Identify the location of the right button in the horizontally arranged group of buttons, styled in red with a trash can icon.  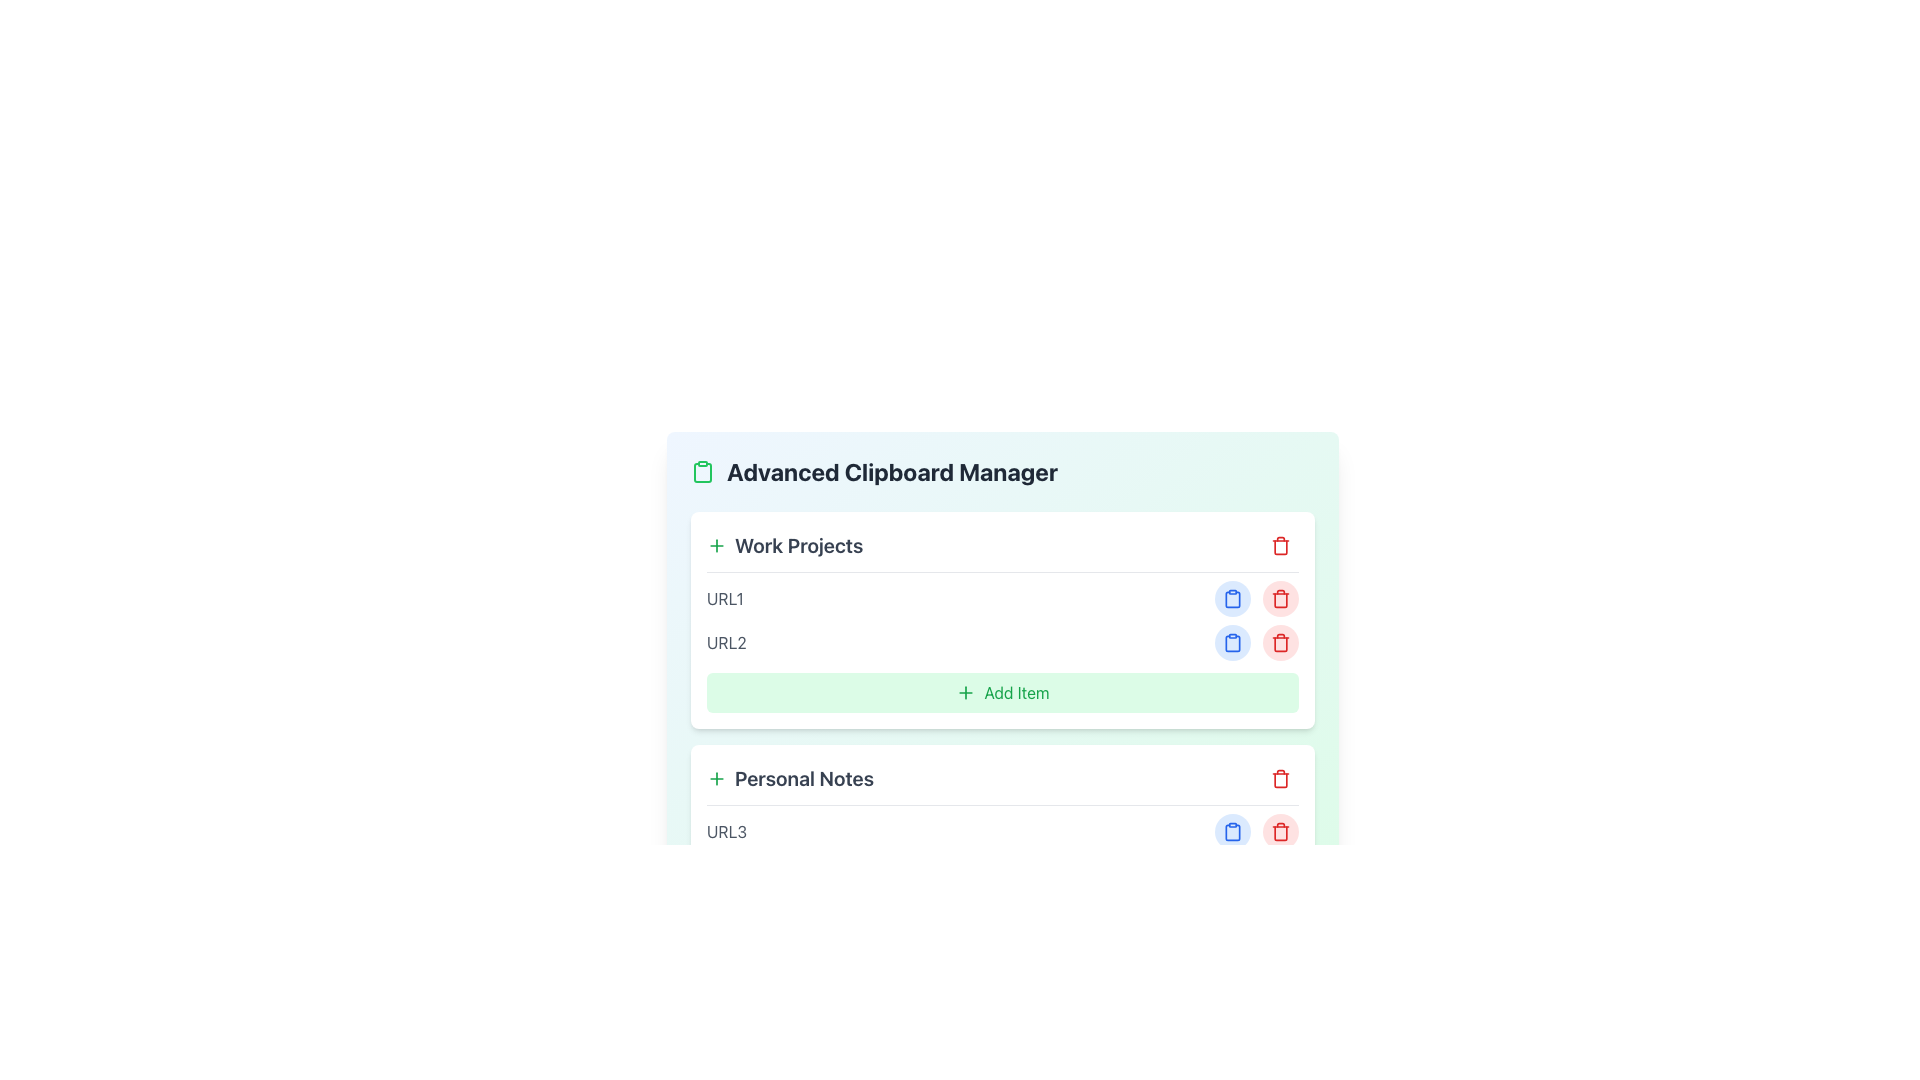
(1256, 643).